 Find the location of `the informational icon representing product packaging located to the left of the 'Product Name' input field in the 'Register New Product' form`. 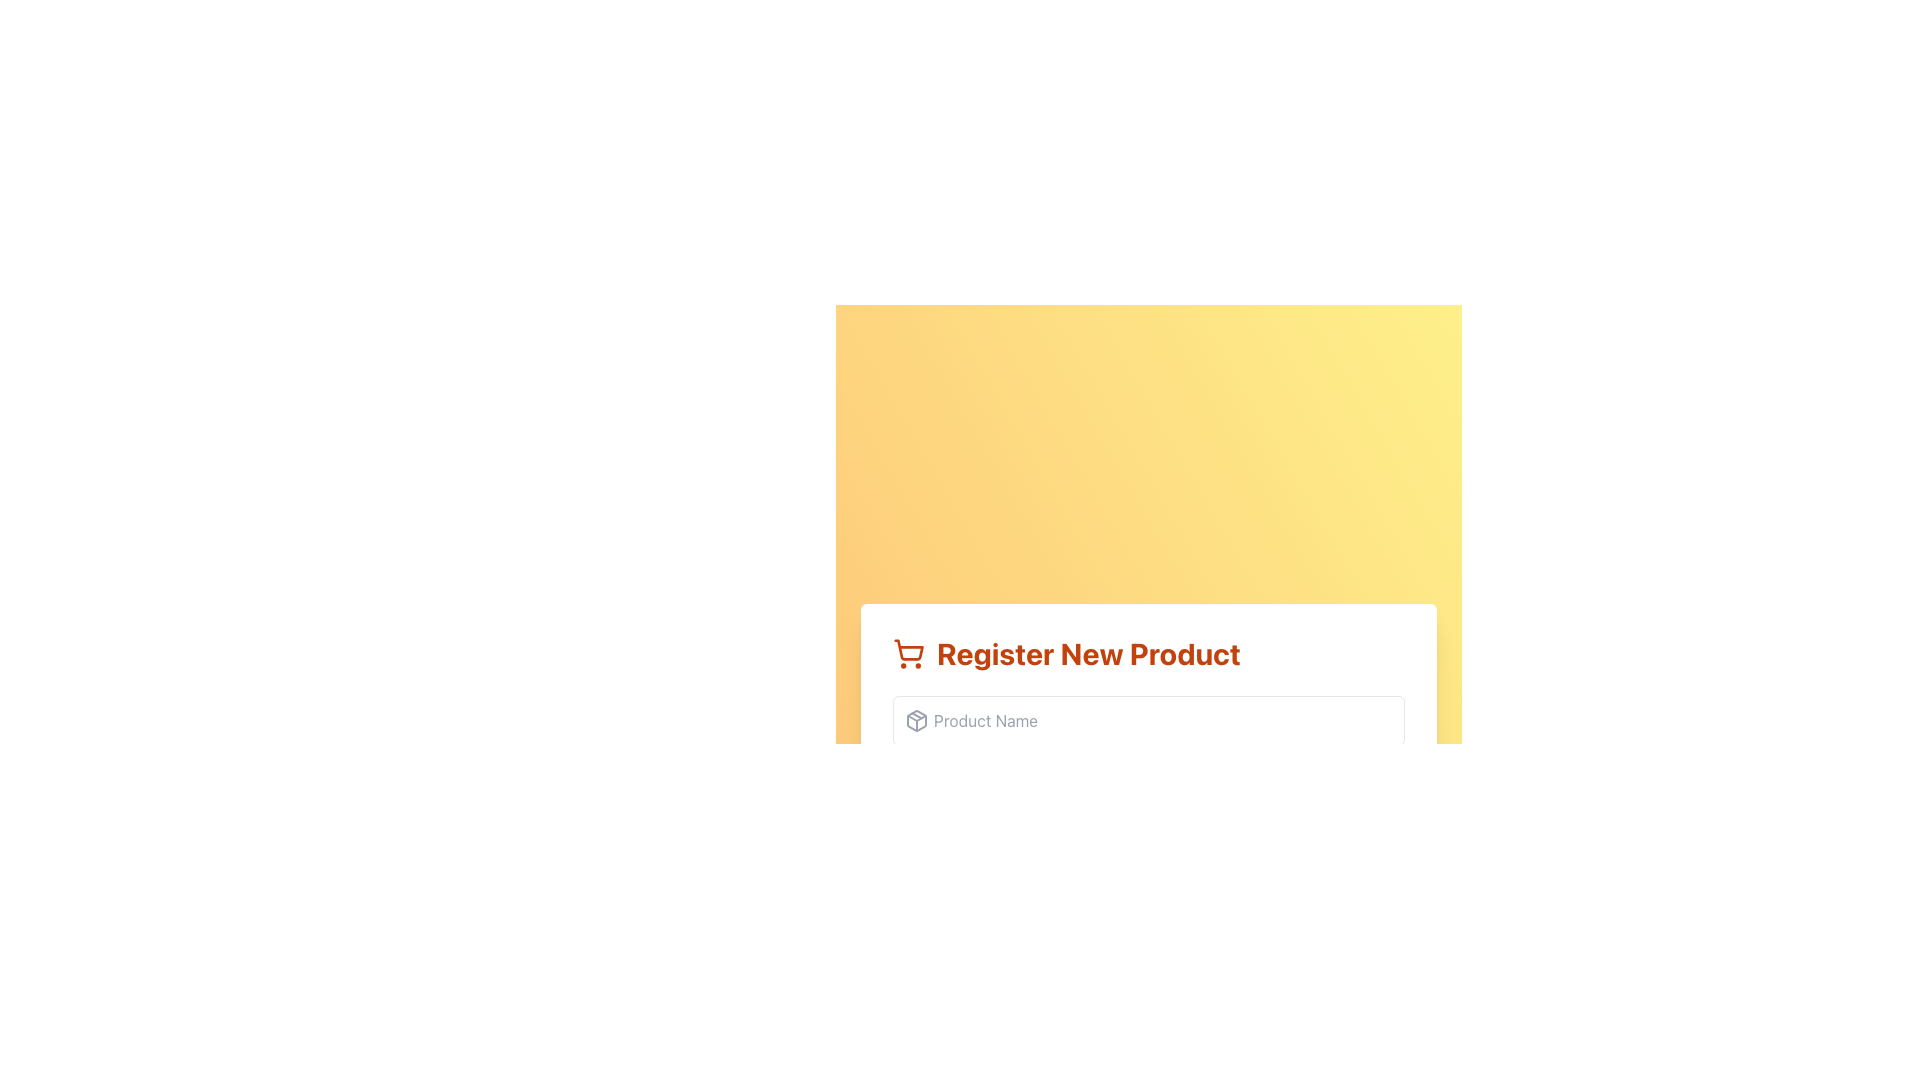

the informational icon representing product packaging located to the left of the 'Product Name' input field in the 'Register New Product' form is located at coordinates (915, 720).